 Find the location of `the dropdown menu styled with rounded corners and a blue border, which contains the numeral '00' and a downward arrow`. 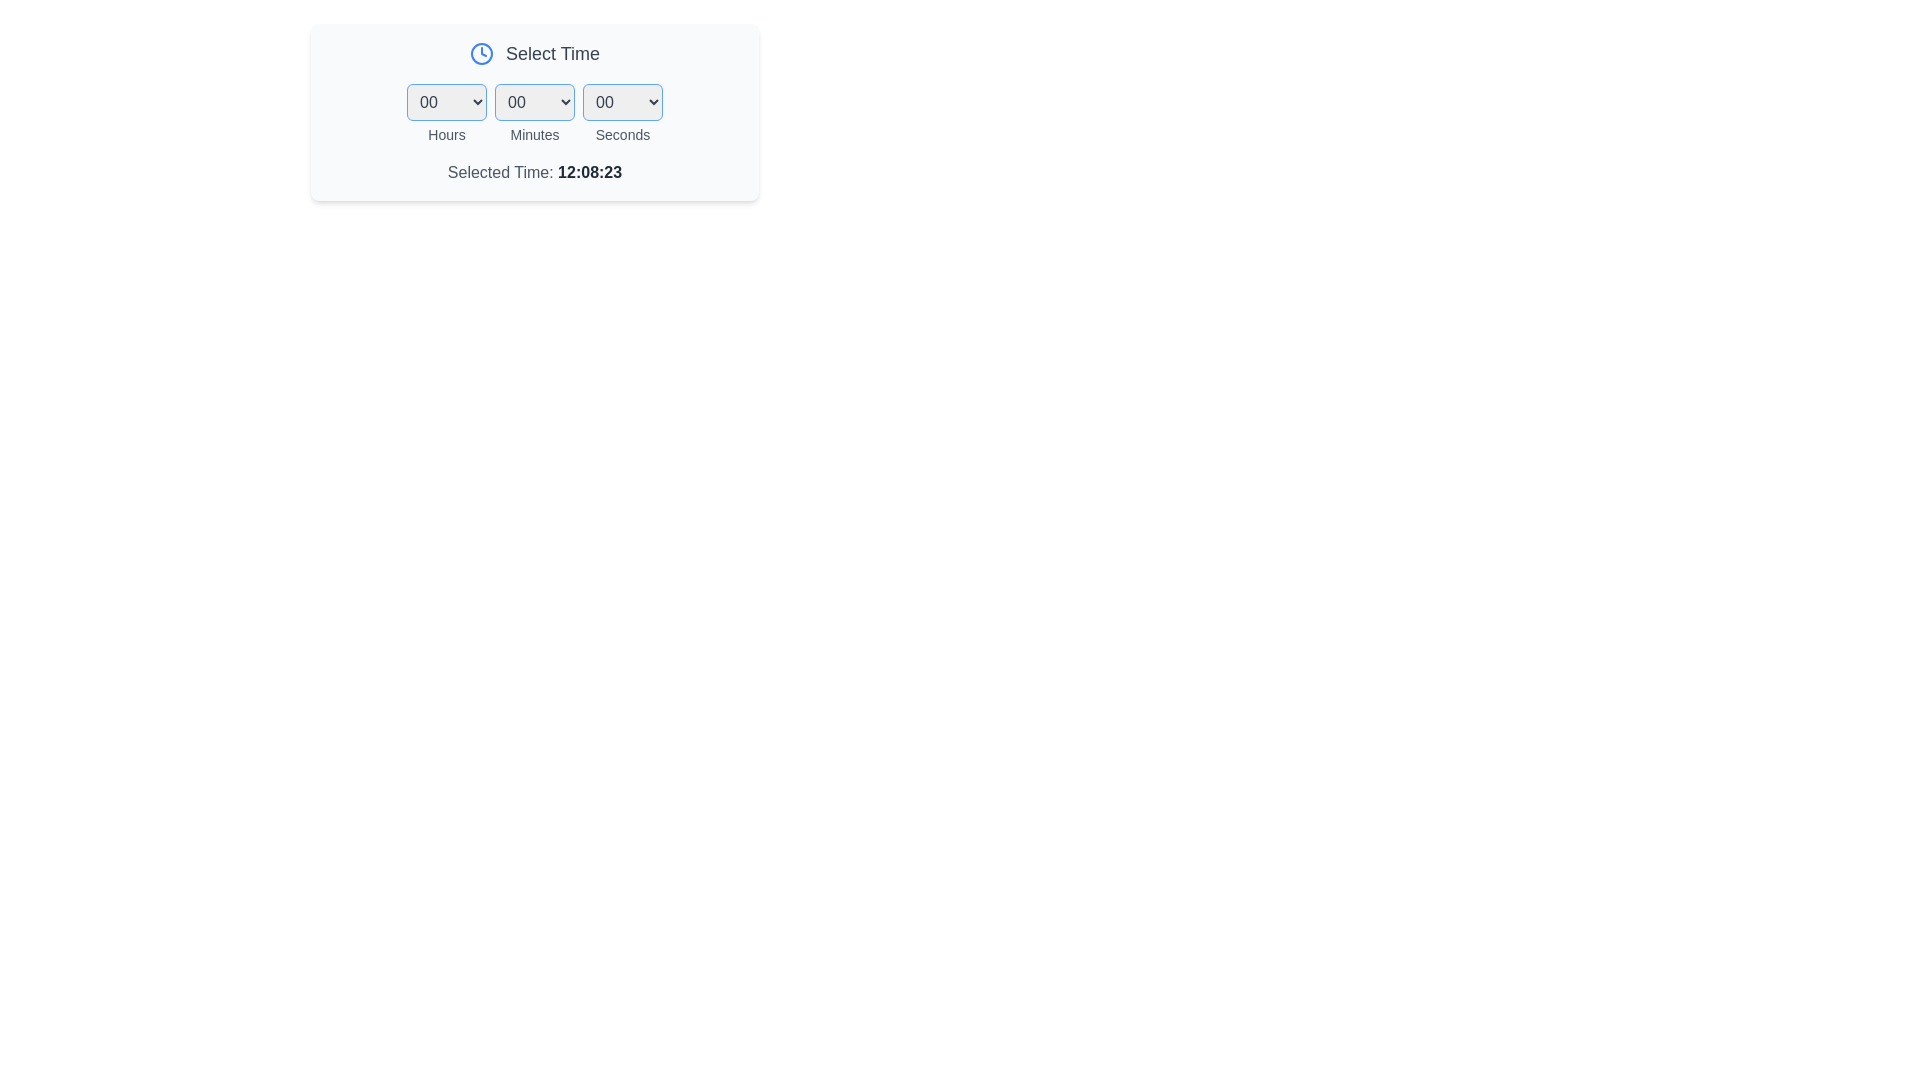

the dropdown menu styled with rounded corners and a blue border, which contains the numeral '00' and a downward arrow is located at coordinates (534, 102).